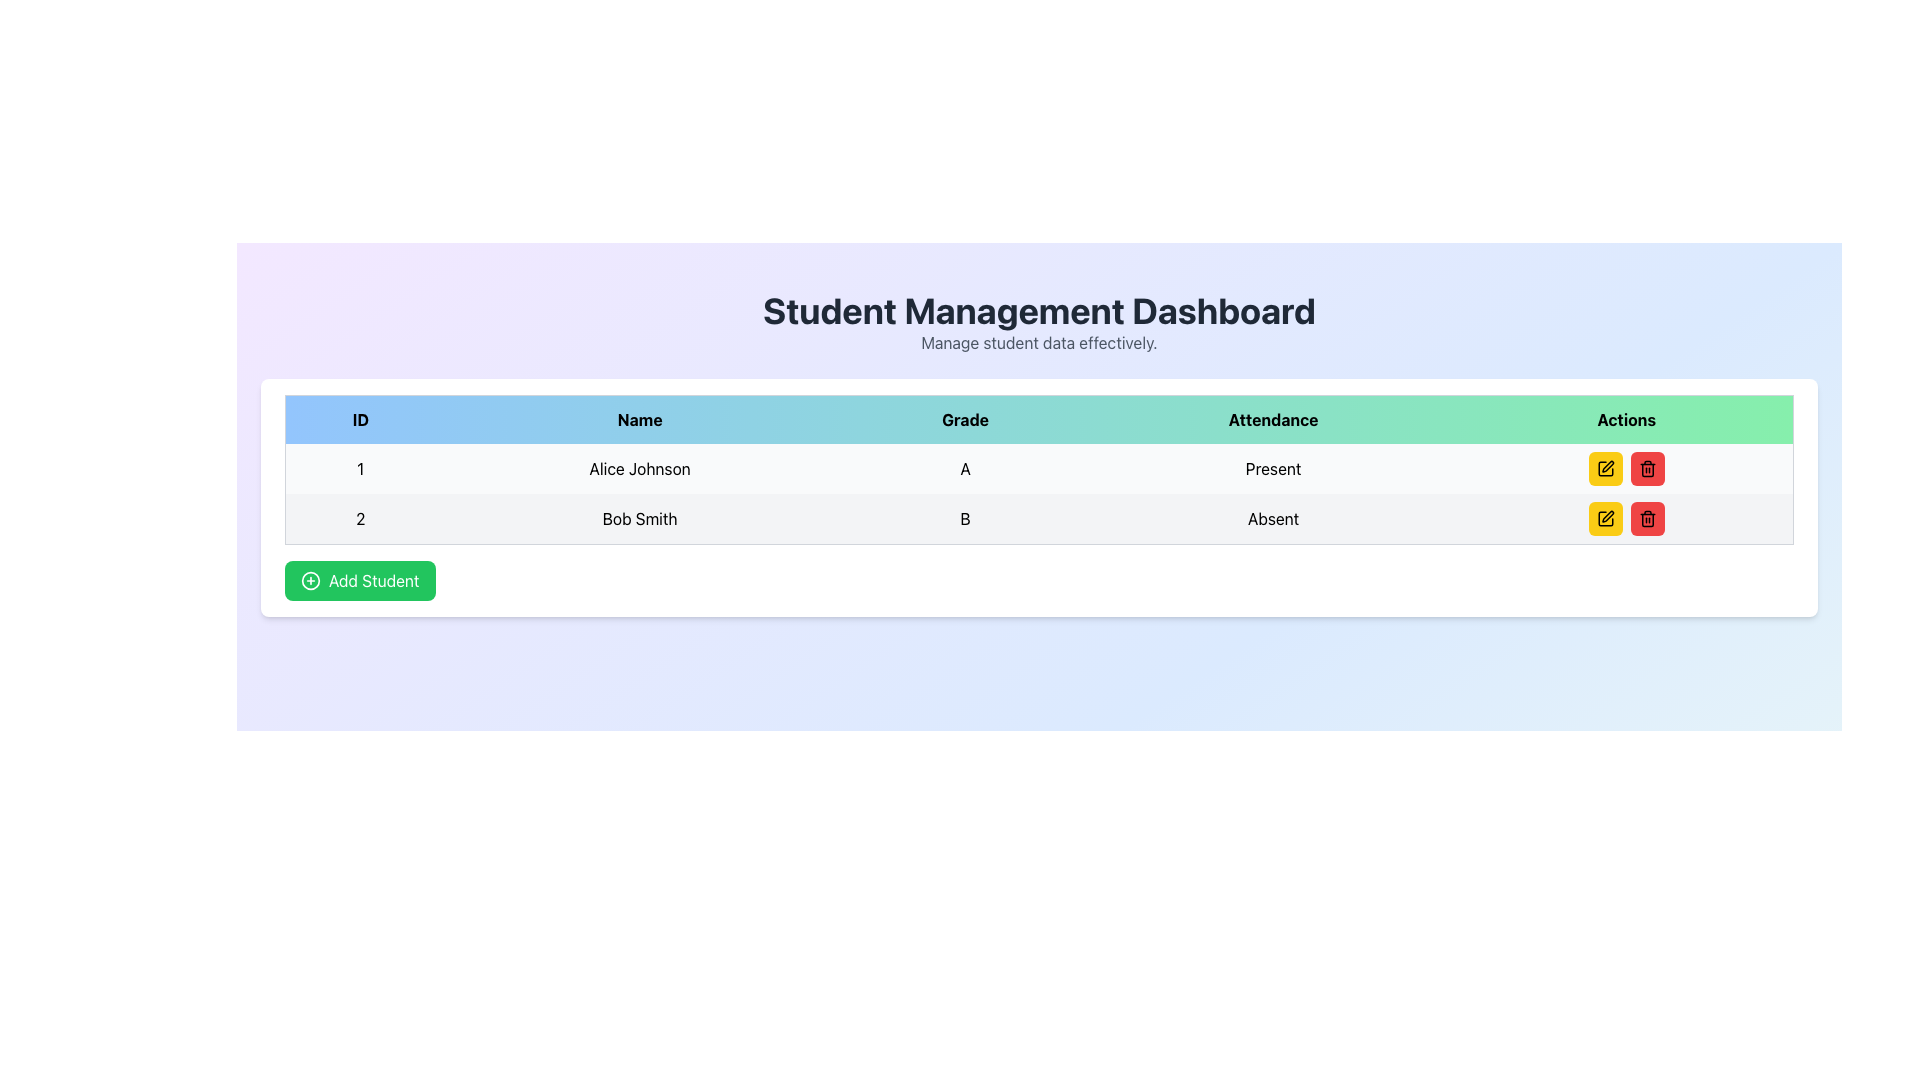 Image resolution: width=1920 pixels, height=1080 pixels. What do you see at coordinates (1039, 342) in the screenshot?
I see `the text element displaying 'Manage student data effectively.' which is styled in gray and located below the 'Student Management Dashboard' title` at bounding box center [1039, 342].